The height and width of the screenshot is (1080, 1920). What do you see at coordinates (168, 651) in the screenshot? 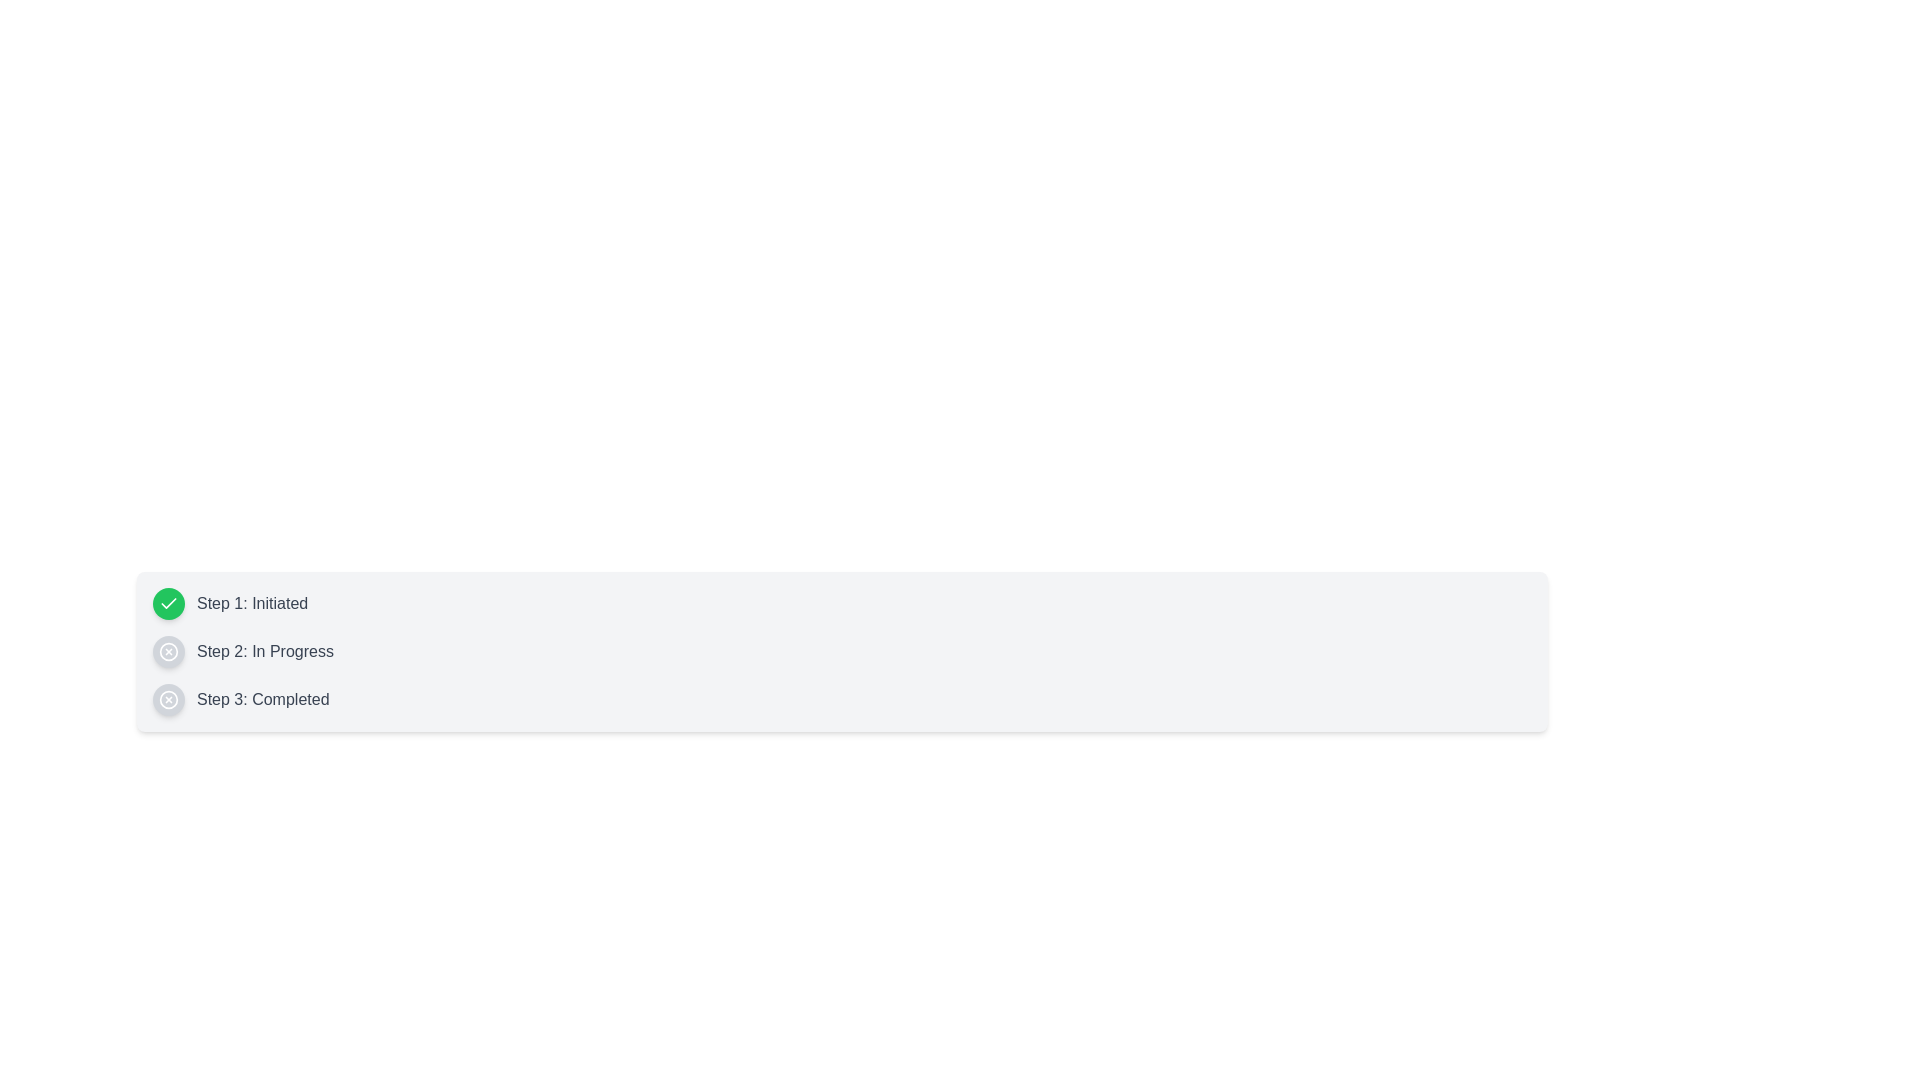
I see `the circular icon with an 'X' mark in the center, which is part of the step indicator layout next to 'Step 2: In Progress'` at bounding box center [168, 651].